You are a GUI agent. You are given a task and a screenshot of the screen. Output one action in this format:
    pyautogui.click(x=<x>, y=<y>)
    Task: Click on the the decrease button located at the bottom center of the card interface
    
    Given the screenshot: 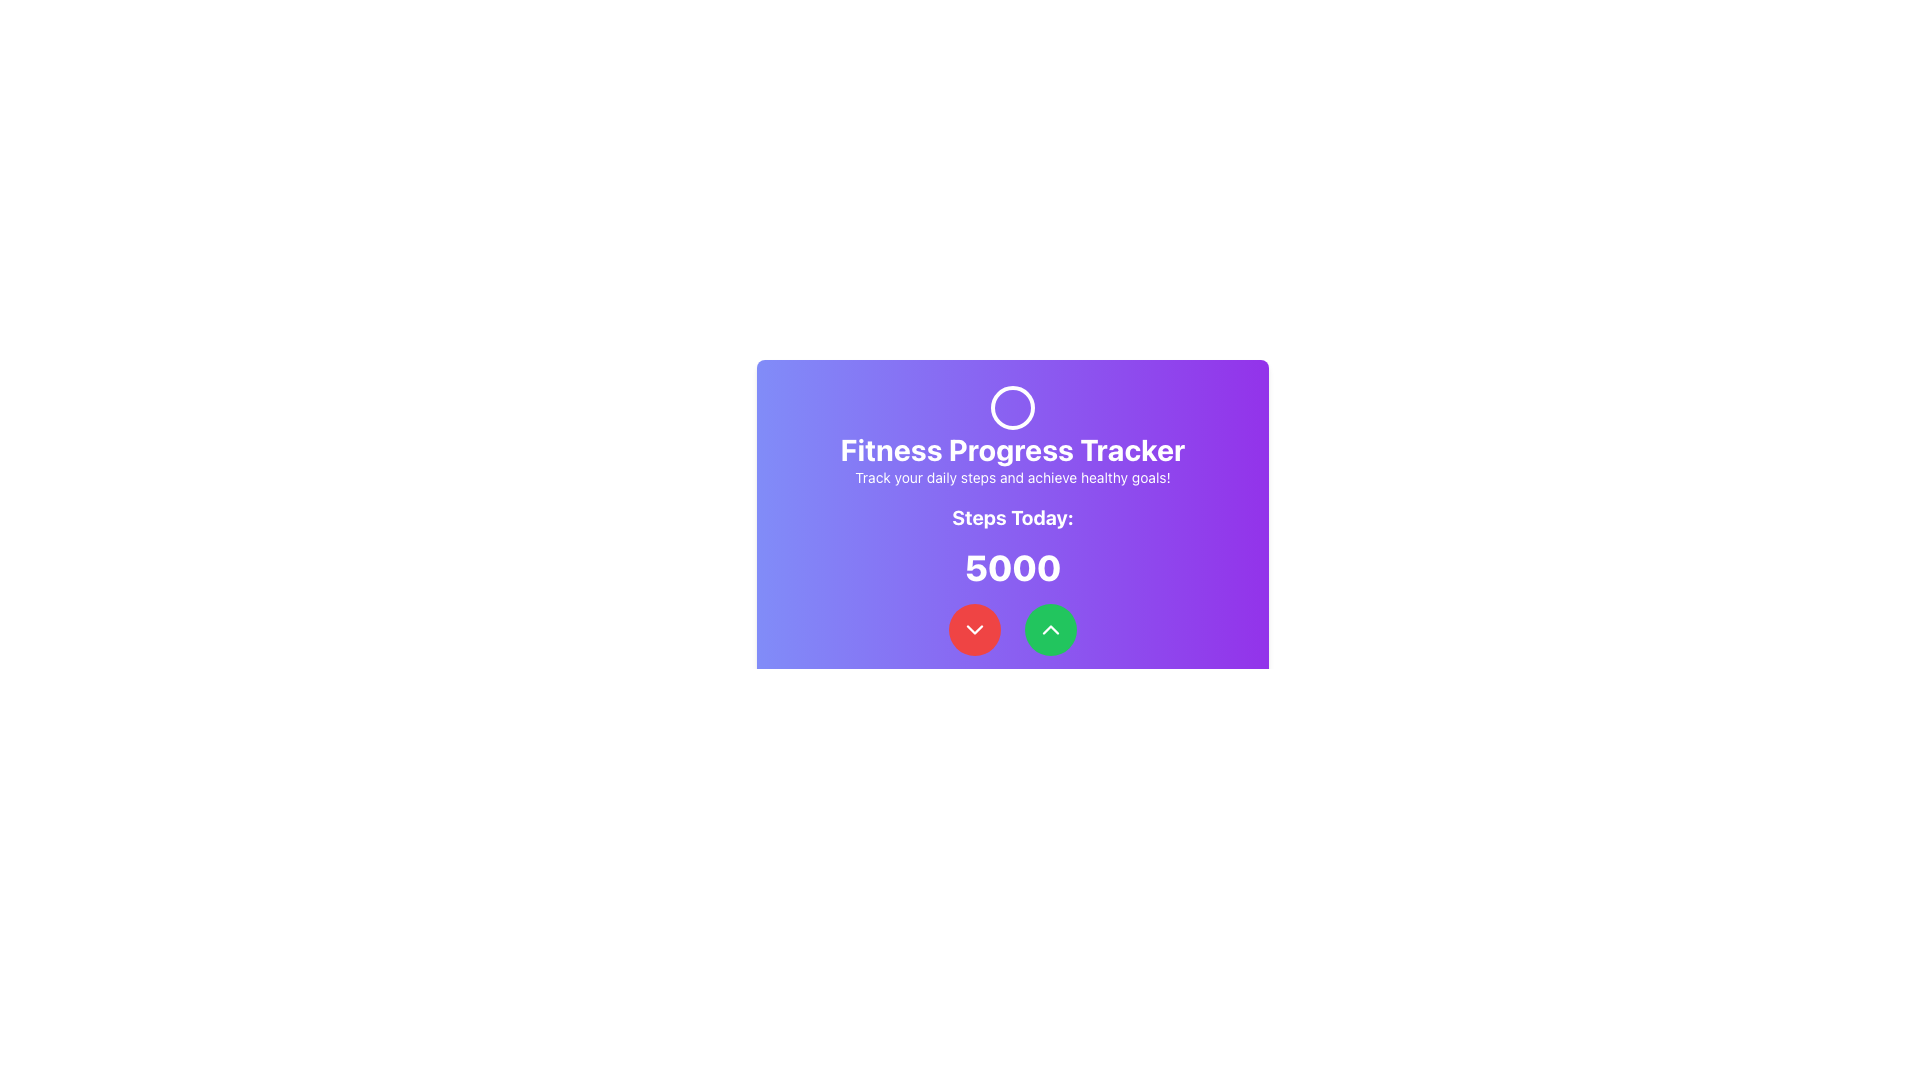 What is the action you would take?
    pyautogui.click(x=974, y=628)
    